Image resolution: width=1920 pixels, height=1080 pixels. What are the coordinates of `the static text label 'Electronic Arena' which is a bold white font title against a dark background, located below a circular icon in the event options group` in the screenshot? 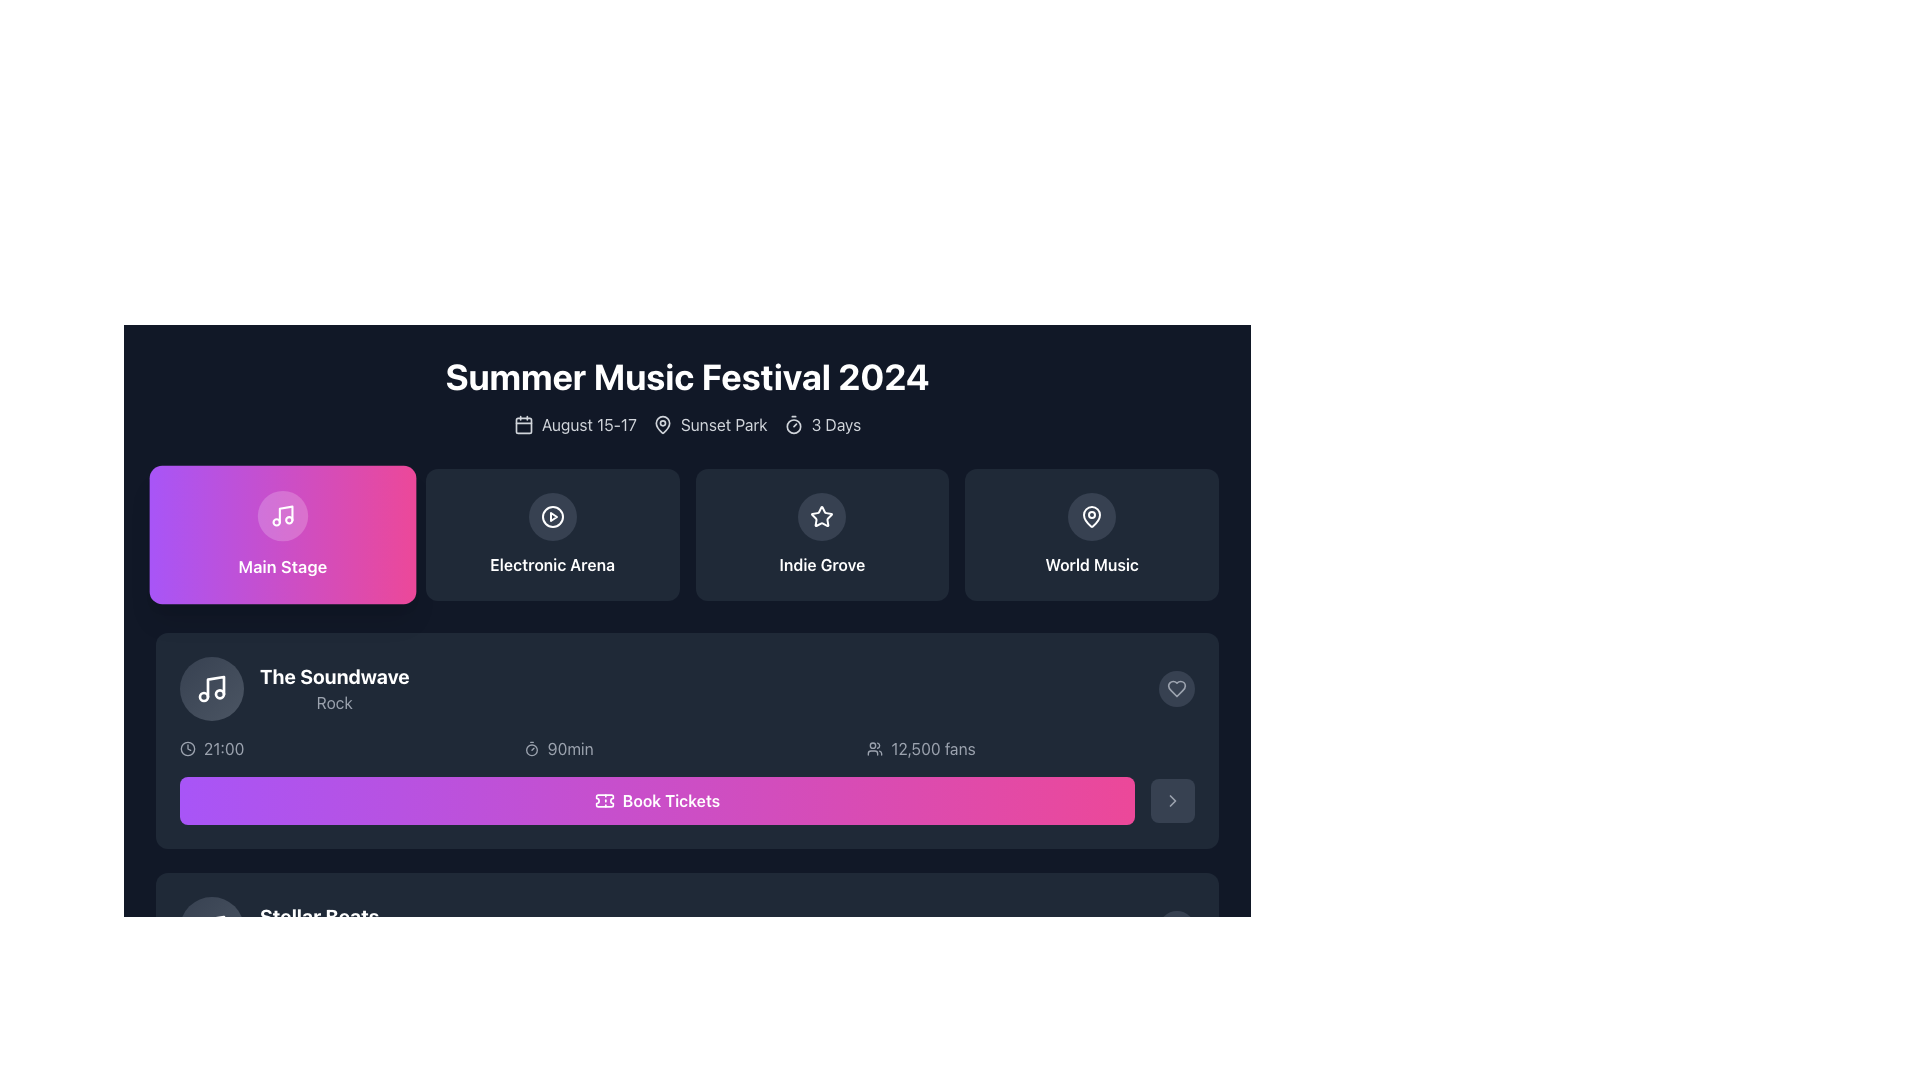 It's located at (552, 564).